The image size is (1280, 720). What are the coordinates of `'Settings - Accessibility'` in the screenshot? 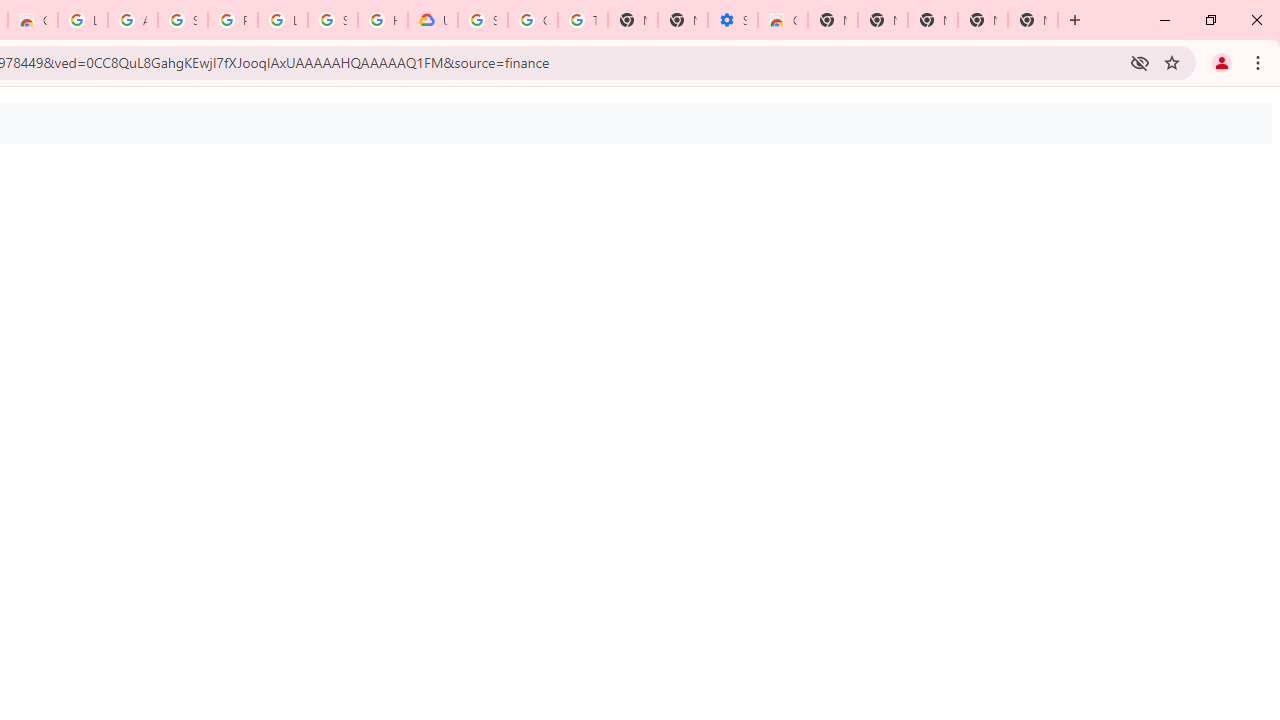 It's located at (731, 20).